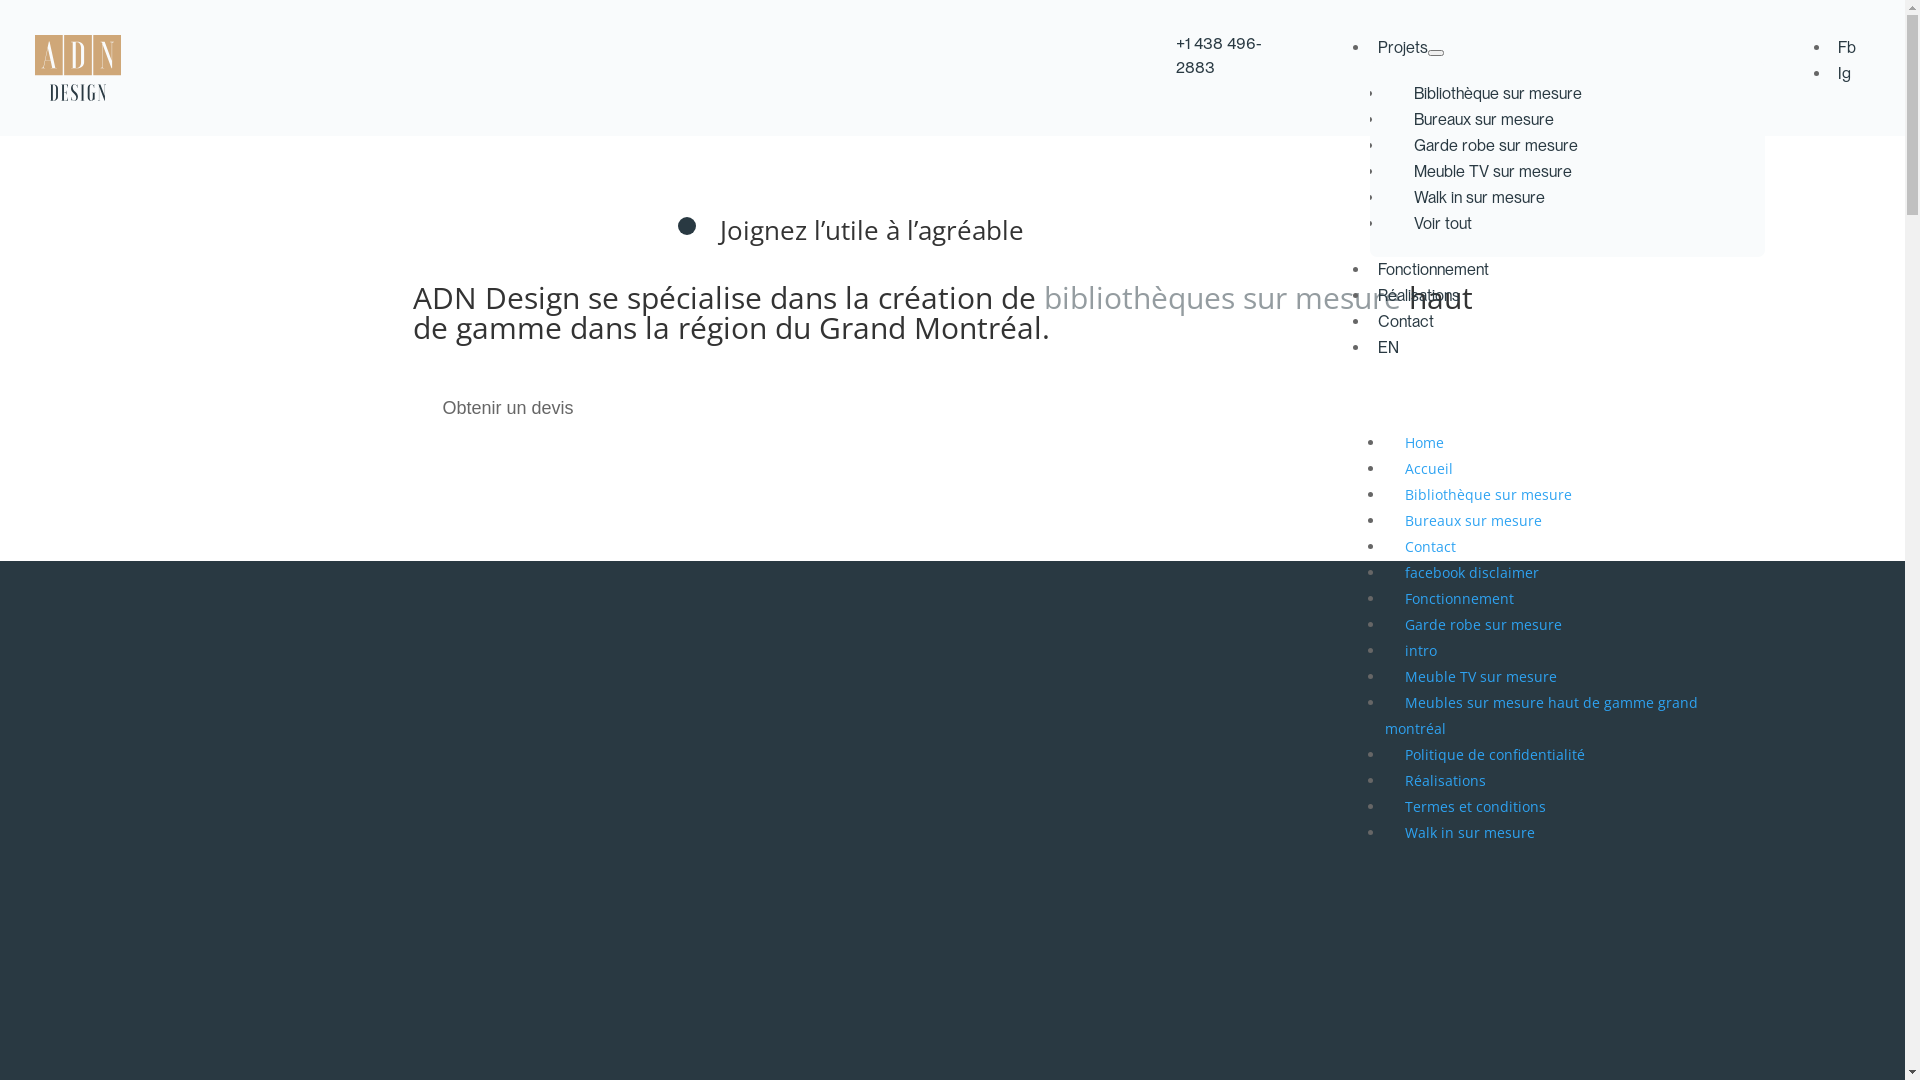 The height and width of the screenshot is (1080, 1920). I want to click on 'Meuble TV sur mesure', so click(1492, 170).